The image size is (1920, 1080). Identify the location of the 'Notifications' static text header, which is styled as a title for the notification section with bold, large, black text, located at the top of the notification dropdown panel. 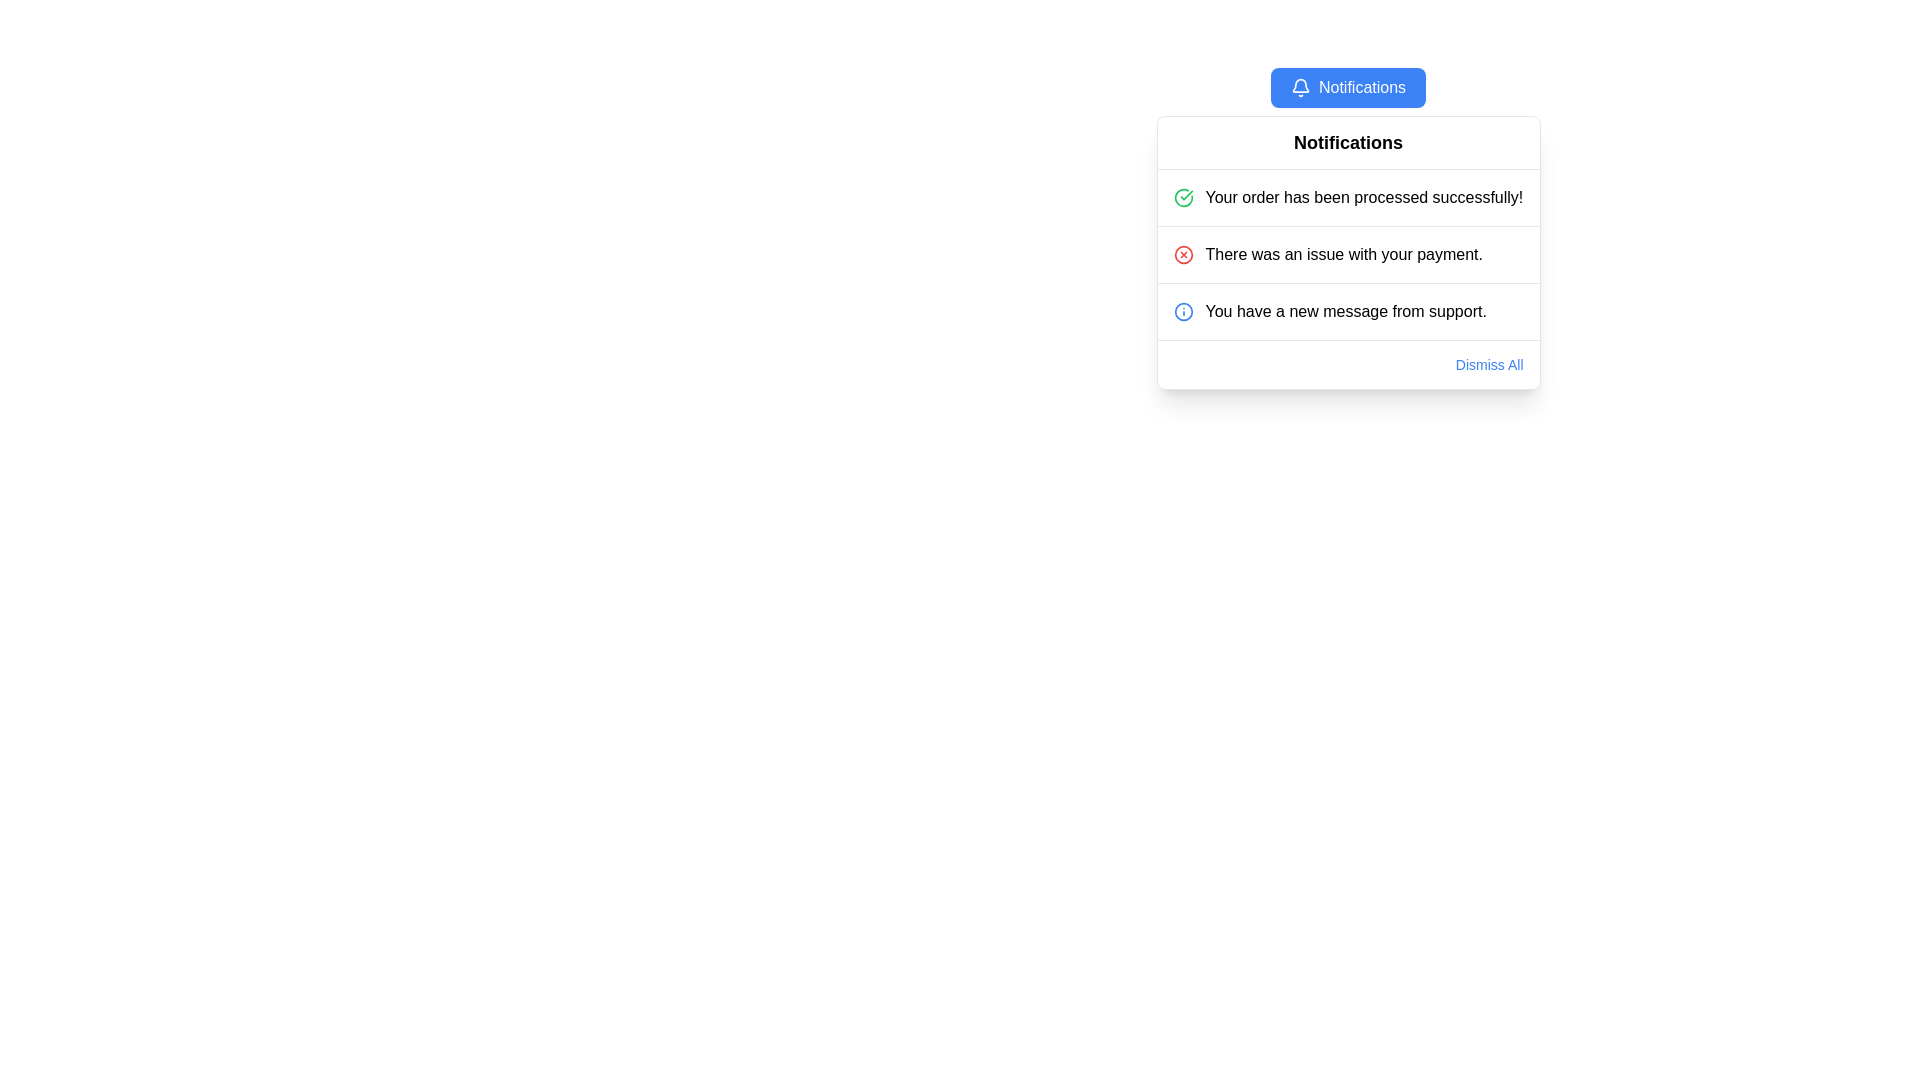
(1348, 141).